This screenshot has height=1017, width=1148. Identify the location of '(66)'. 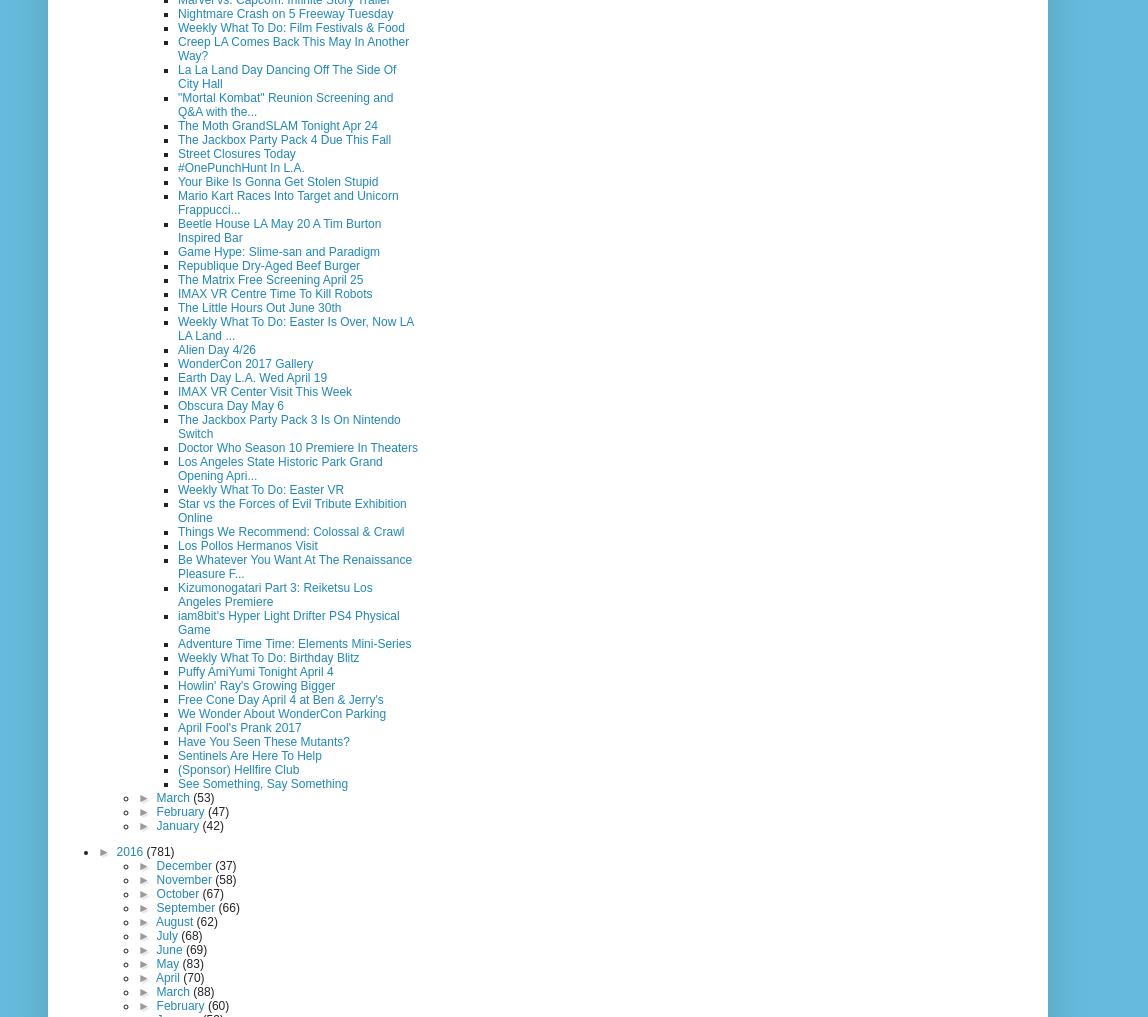
(228, 905).